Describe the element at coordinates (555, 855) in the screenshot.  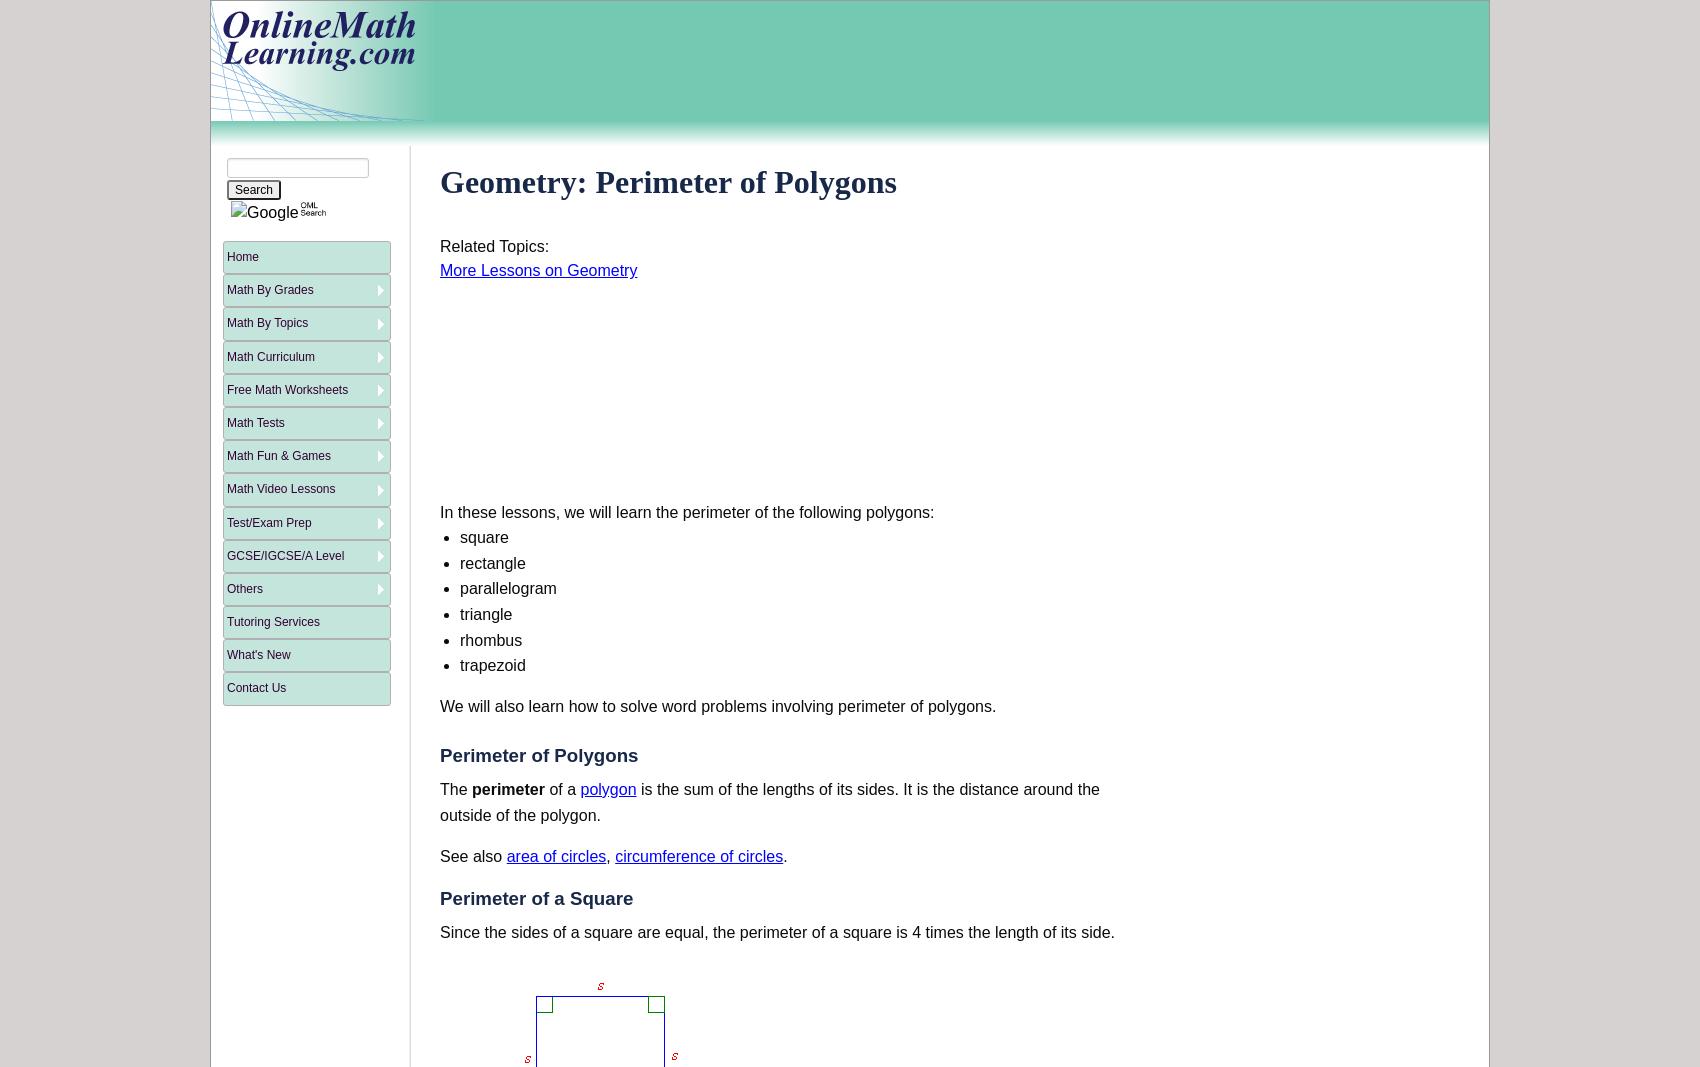
I see `'area of circles'` at that location.